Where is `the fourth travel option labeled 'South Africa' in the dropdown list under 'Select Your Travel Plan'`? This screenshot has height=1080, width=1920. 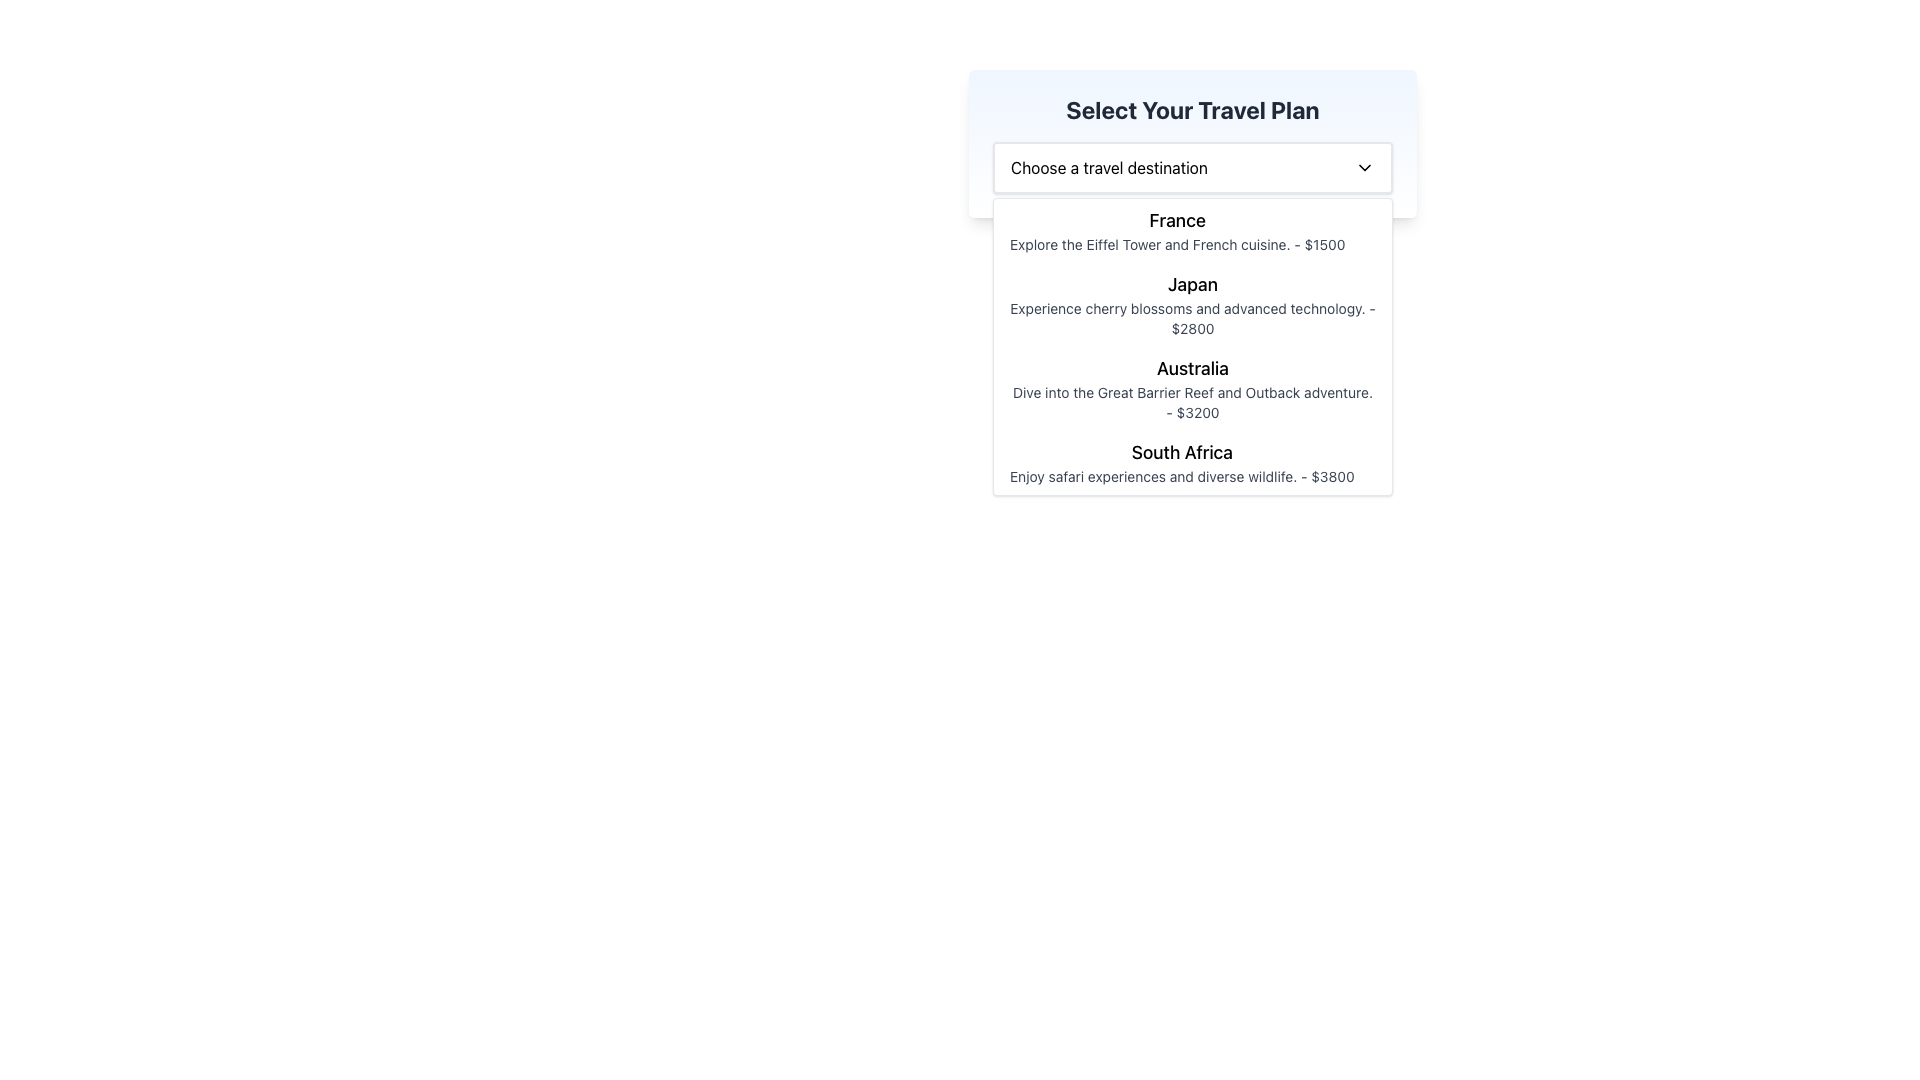
the fourth travel option labeled 'South Africa' in the dropdown list under 'Select Your Travel Plan' is located at coordinates (1182, 462).